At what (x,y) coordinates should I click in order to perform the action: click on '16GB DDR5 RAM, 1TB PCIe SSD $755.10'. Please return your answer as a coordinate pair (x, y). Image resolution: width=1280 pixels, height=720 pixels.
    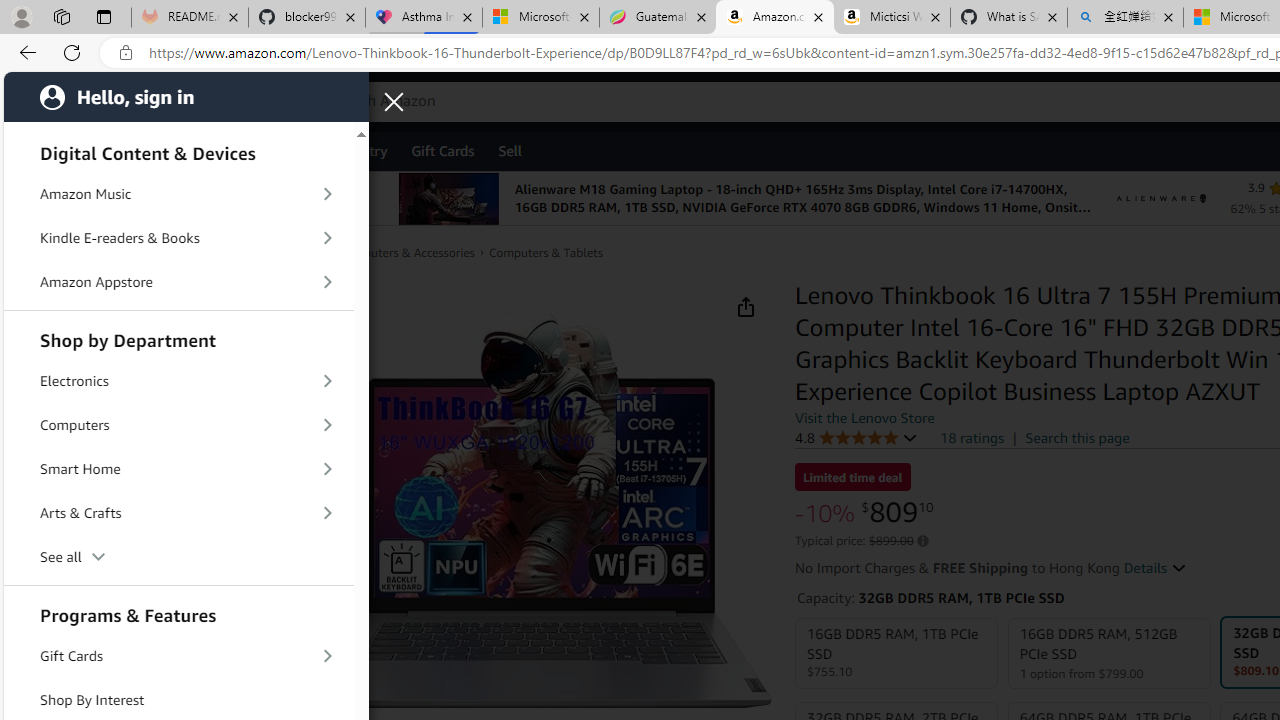
    Looking at the image, I should click on (896, 653).